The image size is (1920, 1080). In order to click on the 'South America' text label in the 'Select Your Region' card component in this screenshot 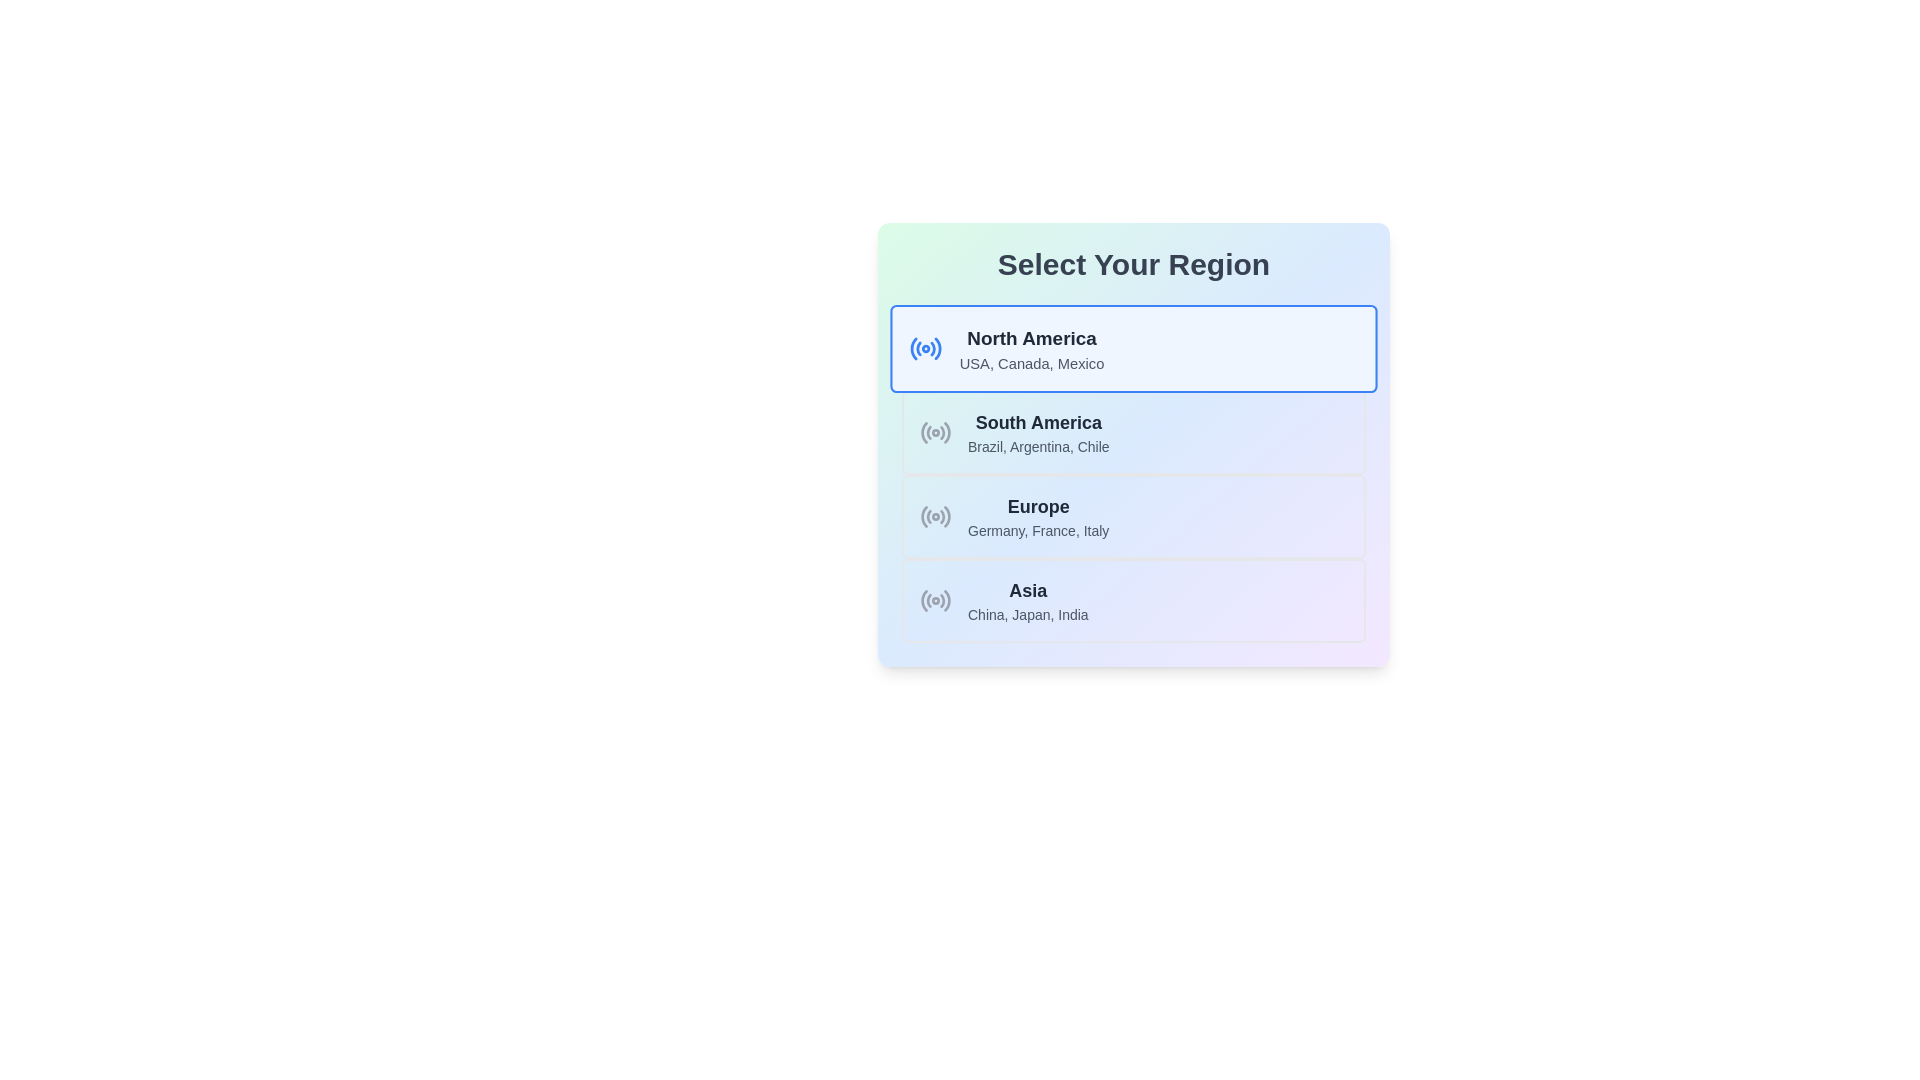, I will do `click(1038, 422)`.